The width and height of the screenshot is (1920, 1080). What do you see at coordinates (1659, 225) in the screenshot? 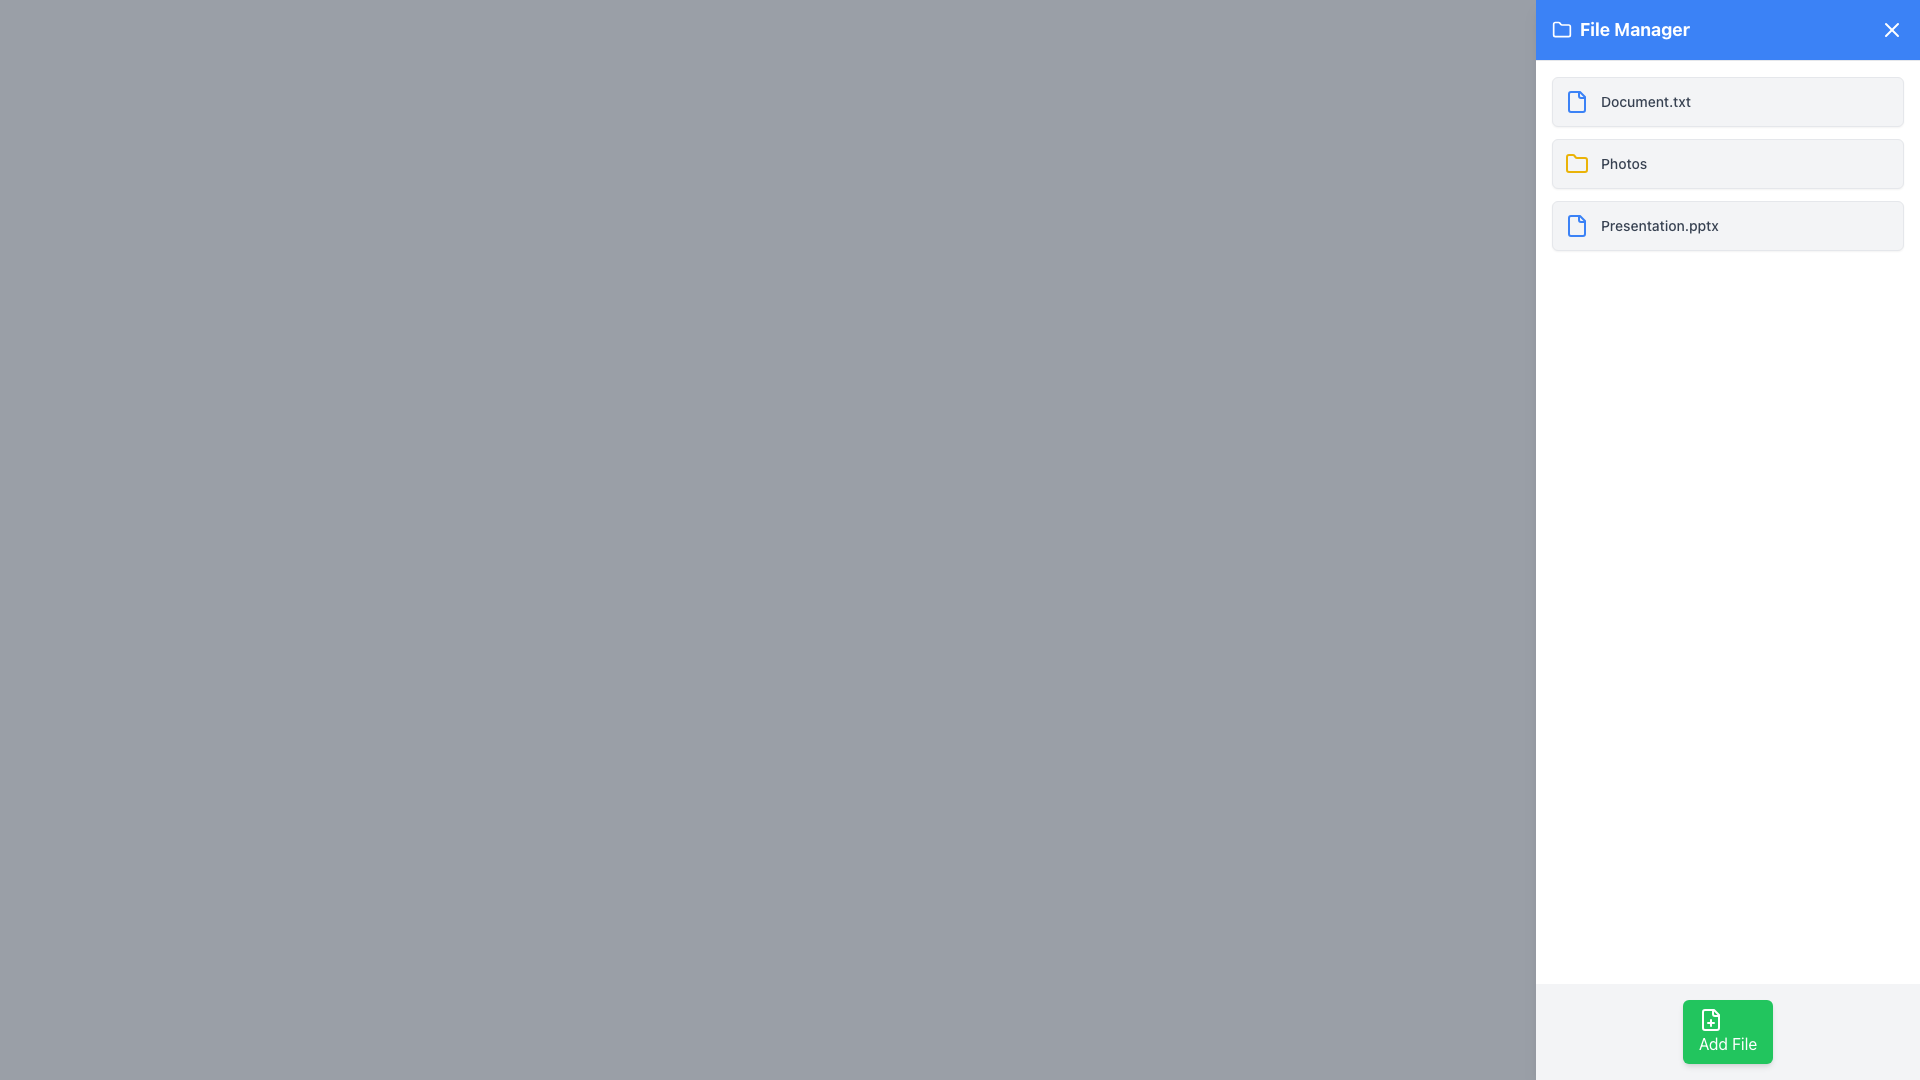
I see `the static text element that labels the file named 'Presentation.pptx' in the file manager UI, which is the third item listed alongside the SVG file icon` at bounding box center [1659, 225].